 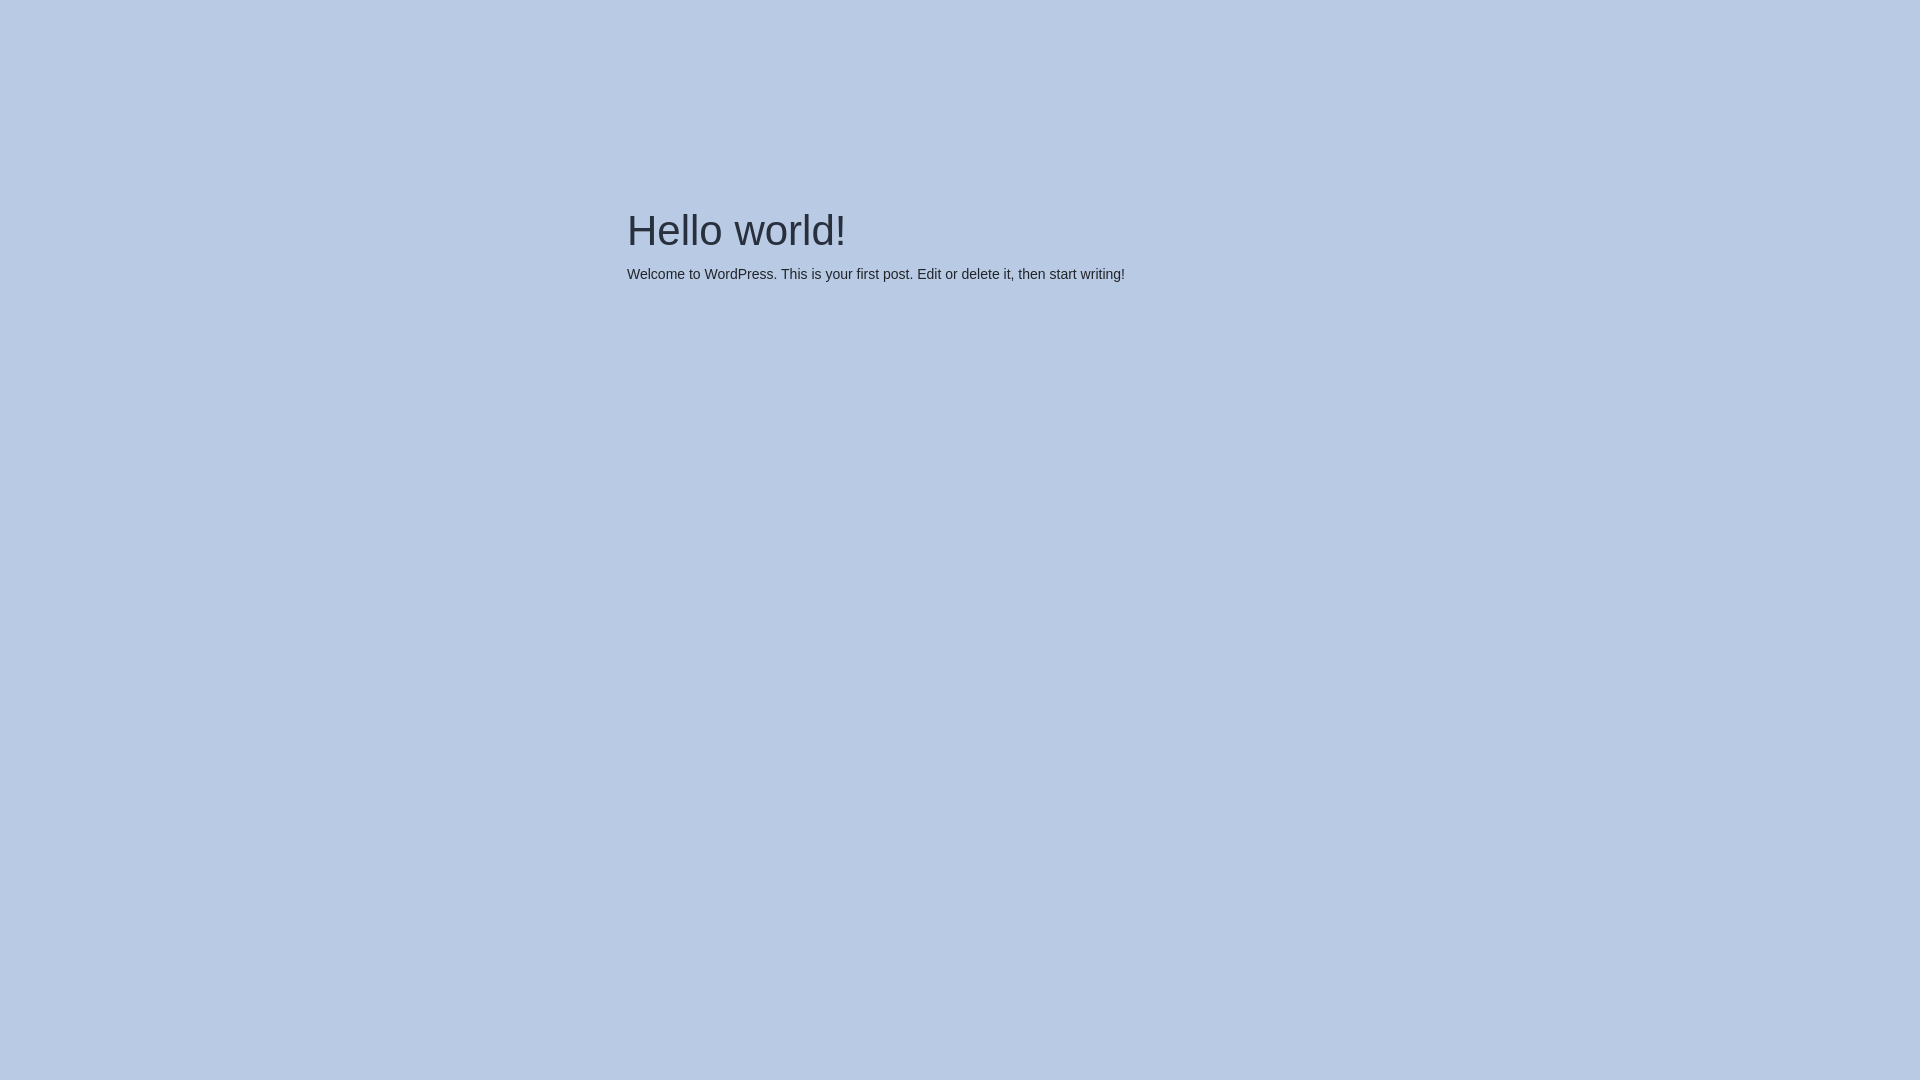 What do you see at coordinates (735, 229) in the screenshot?
I see `'Hello world!'` at bounding box center [735, 229].